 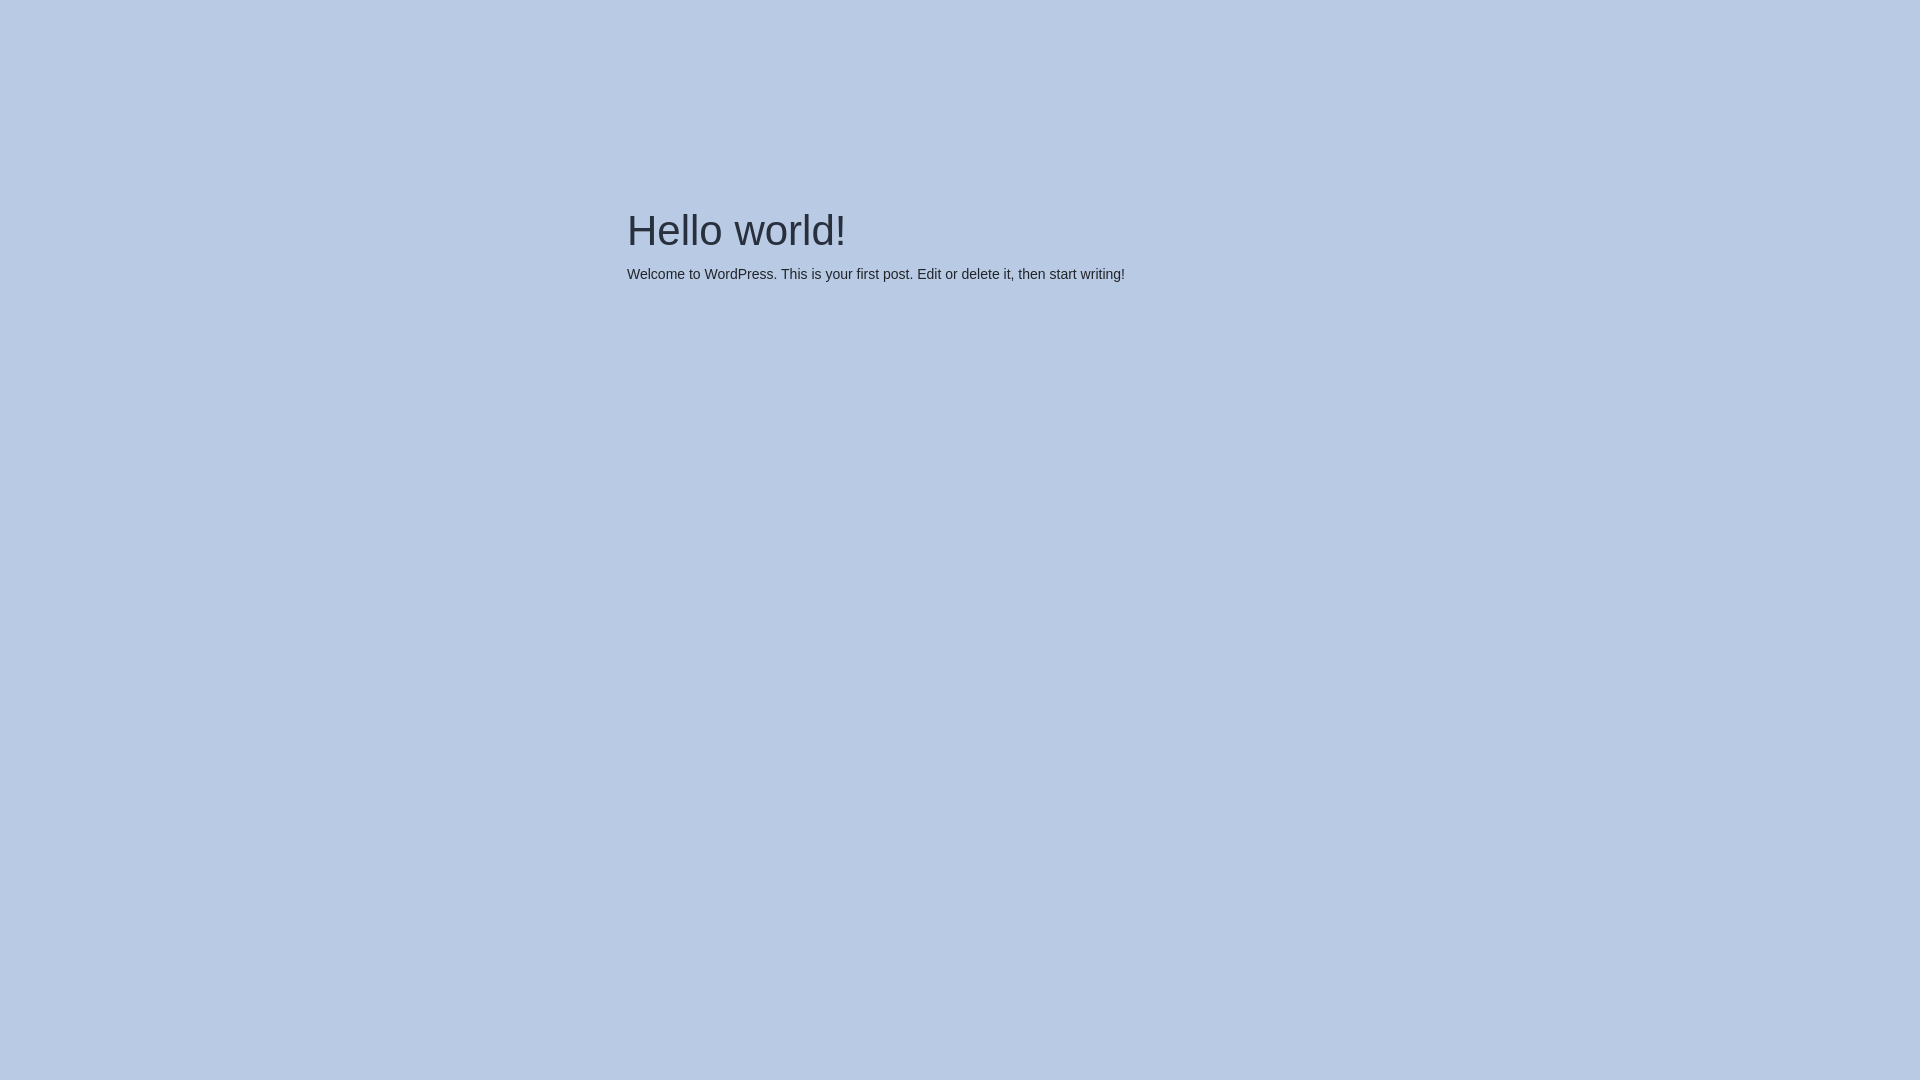 What do you see at coordinates (735, 229) in the screenshot?
I see `'Hello world!'` at bounding box center [735, 229].